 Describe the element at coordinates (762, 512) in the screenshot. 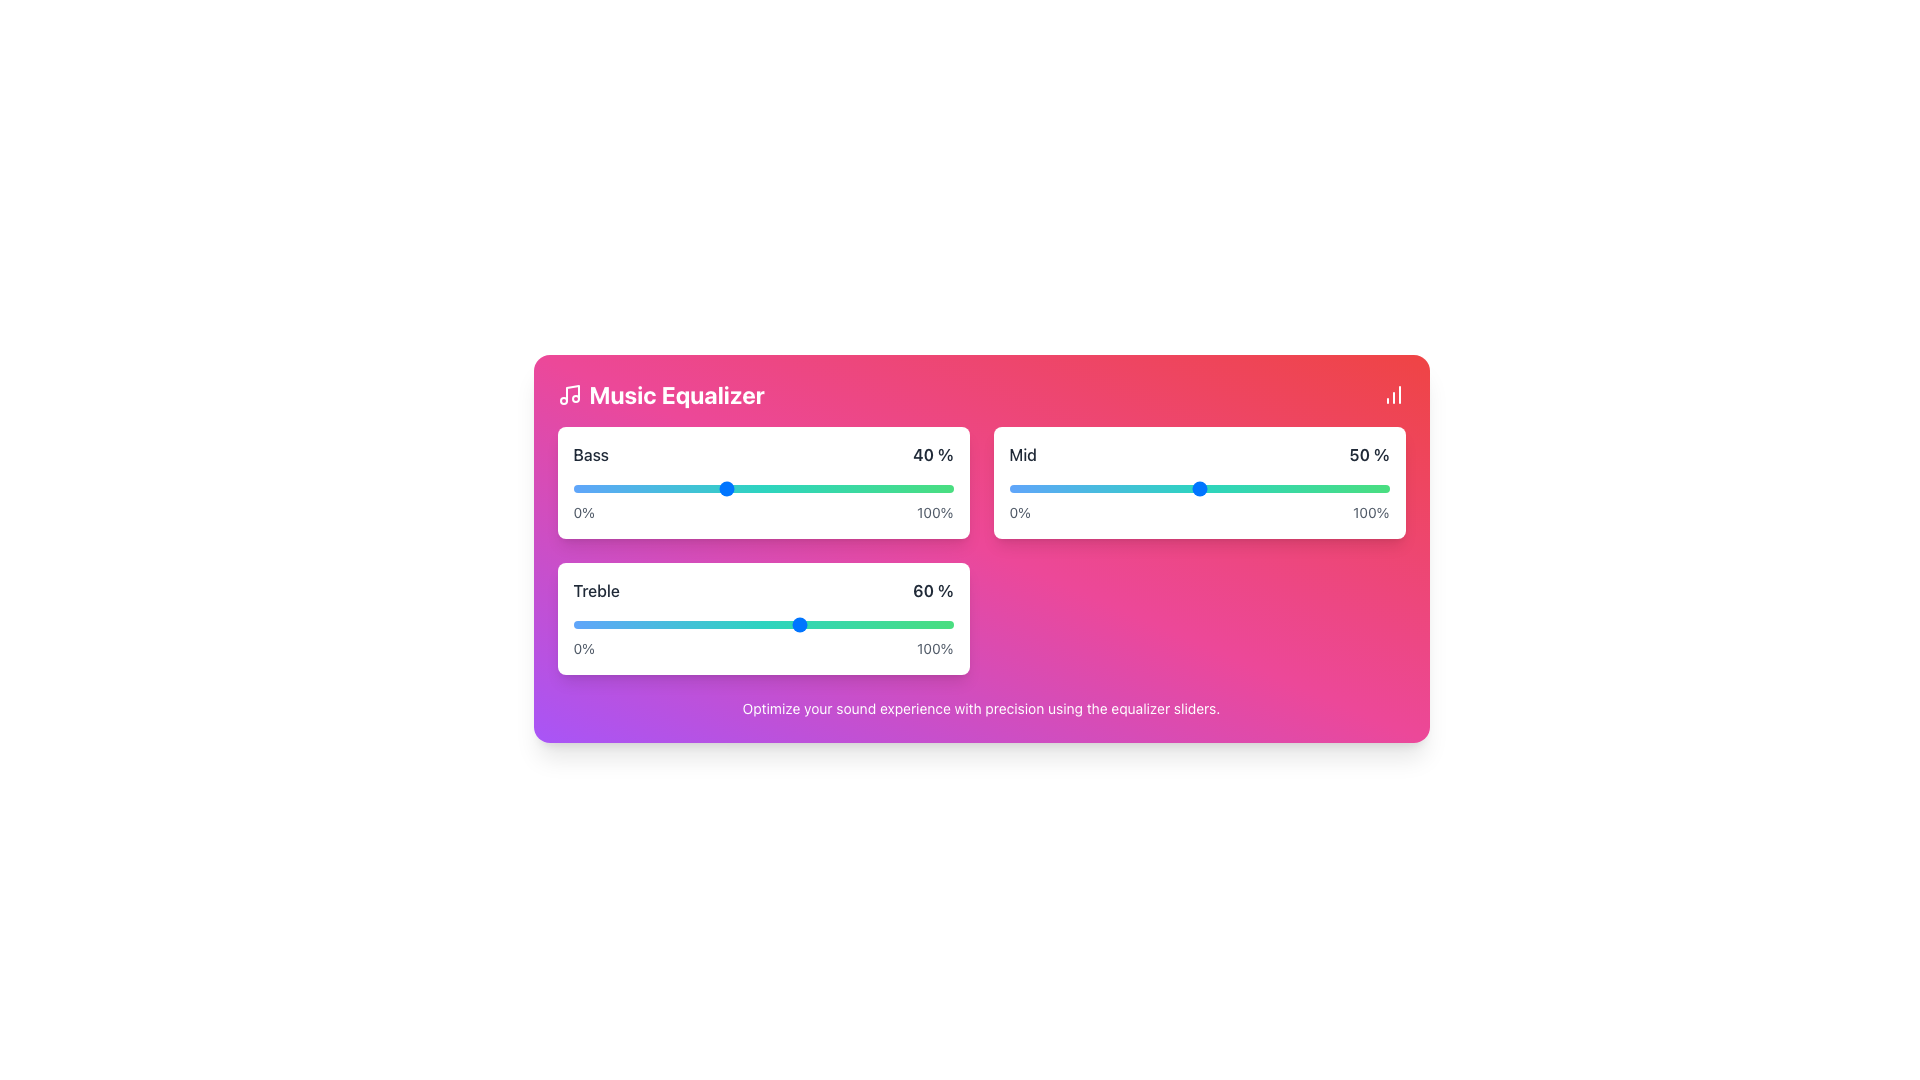

I see `the label displaying '0% 100%' which is located beneath the 'Bass' slider control in the equalizer interface` at that location.